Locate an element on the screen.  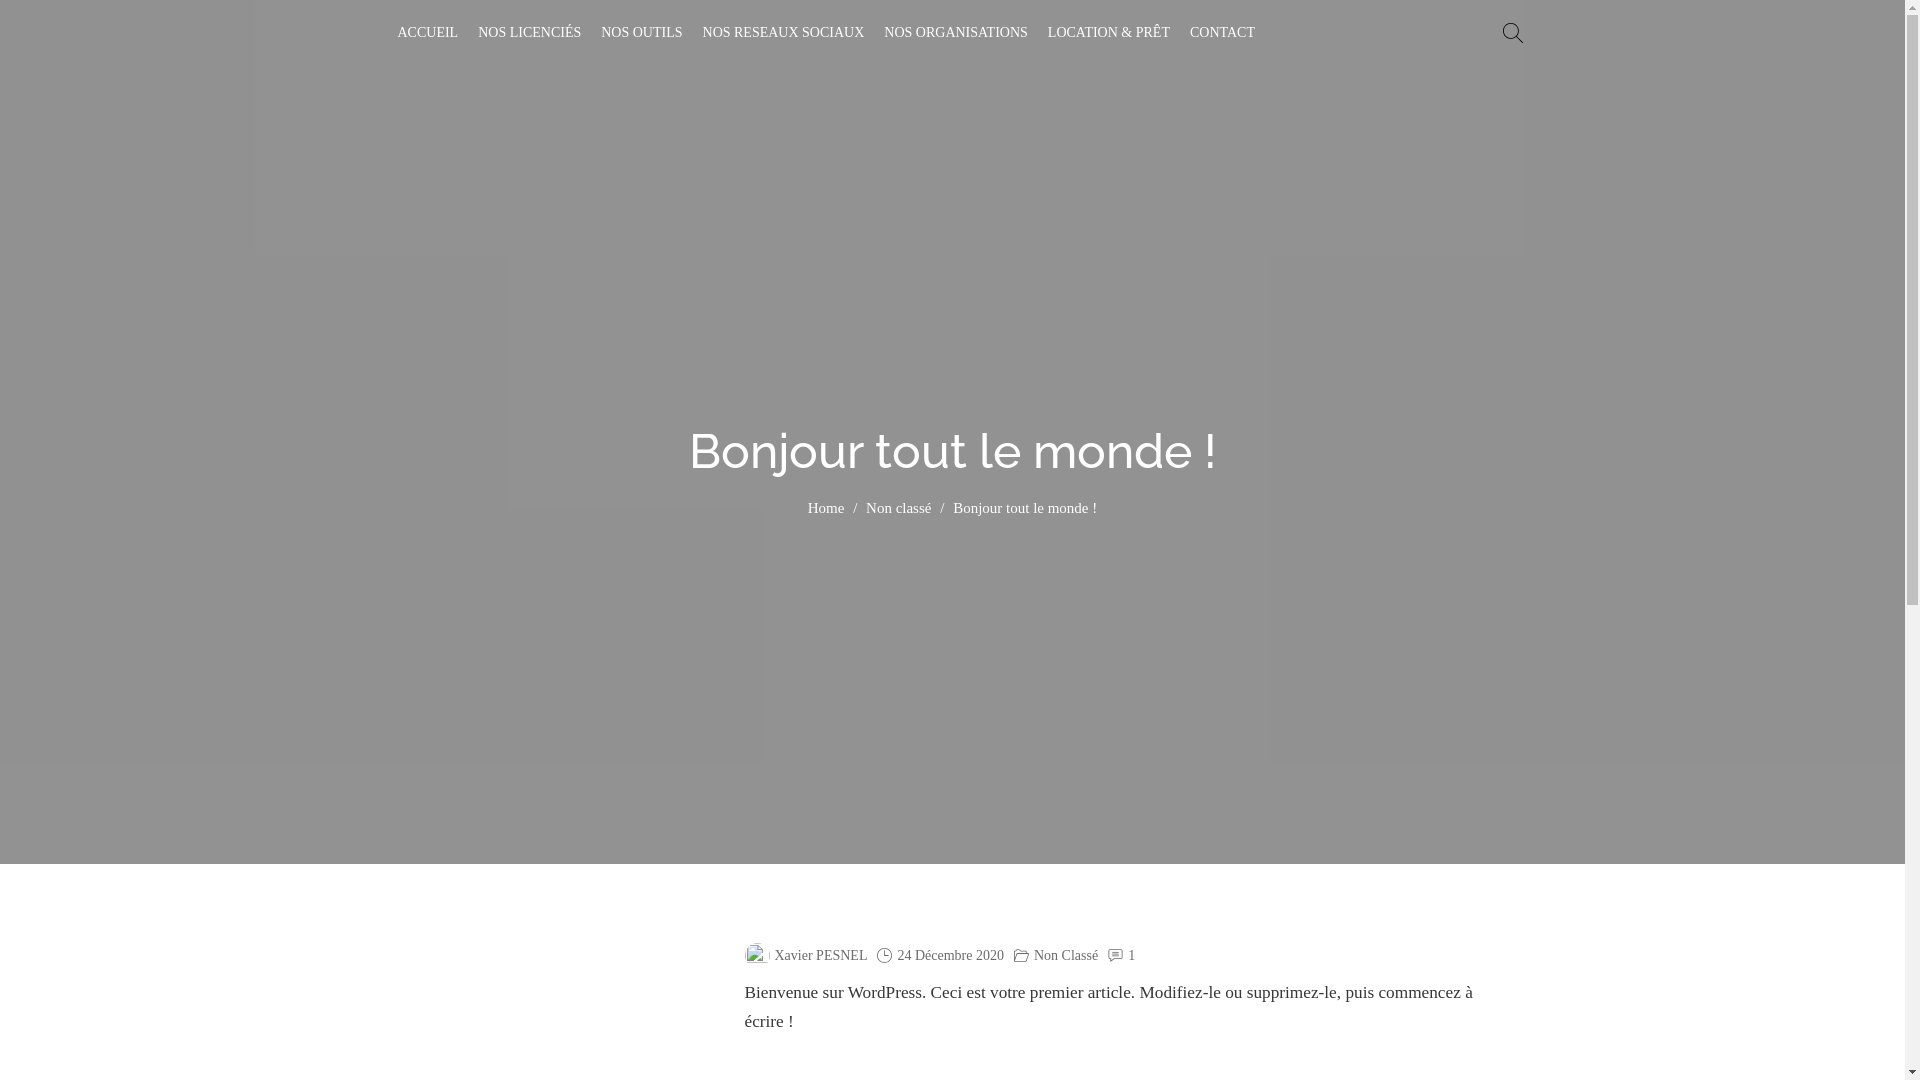
'Home' is located at coordinates (826, 508).